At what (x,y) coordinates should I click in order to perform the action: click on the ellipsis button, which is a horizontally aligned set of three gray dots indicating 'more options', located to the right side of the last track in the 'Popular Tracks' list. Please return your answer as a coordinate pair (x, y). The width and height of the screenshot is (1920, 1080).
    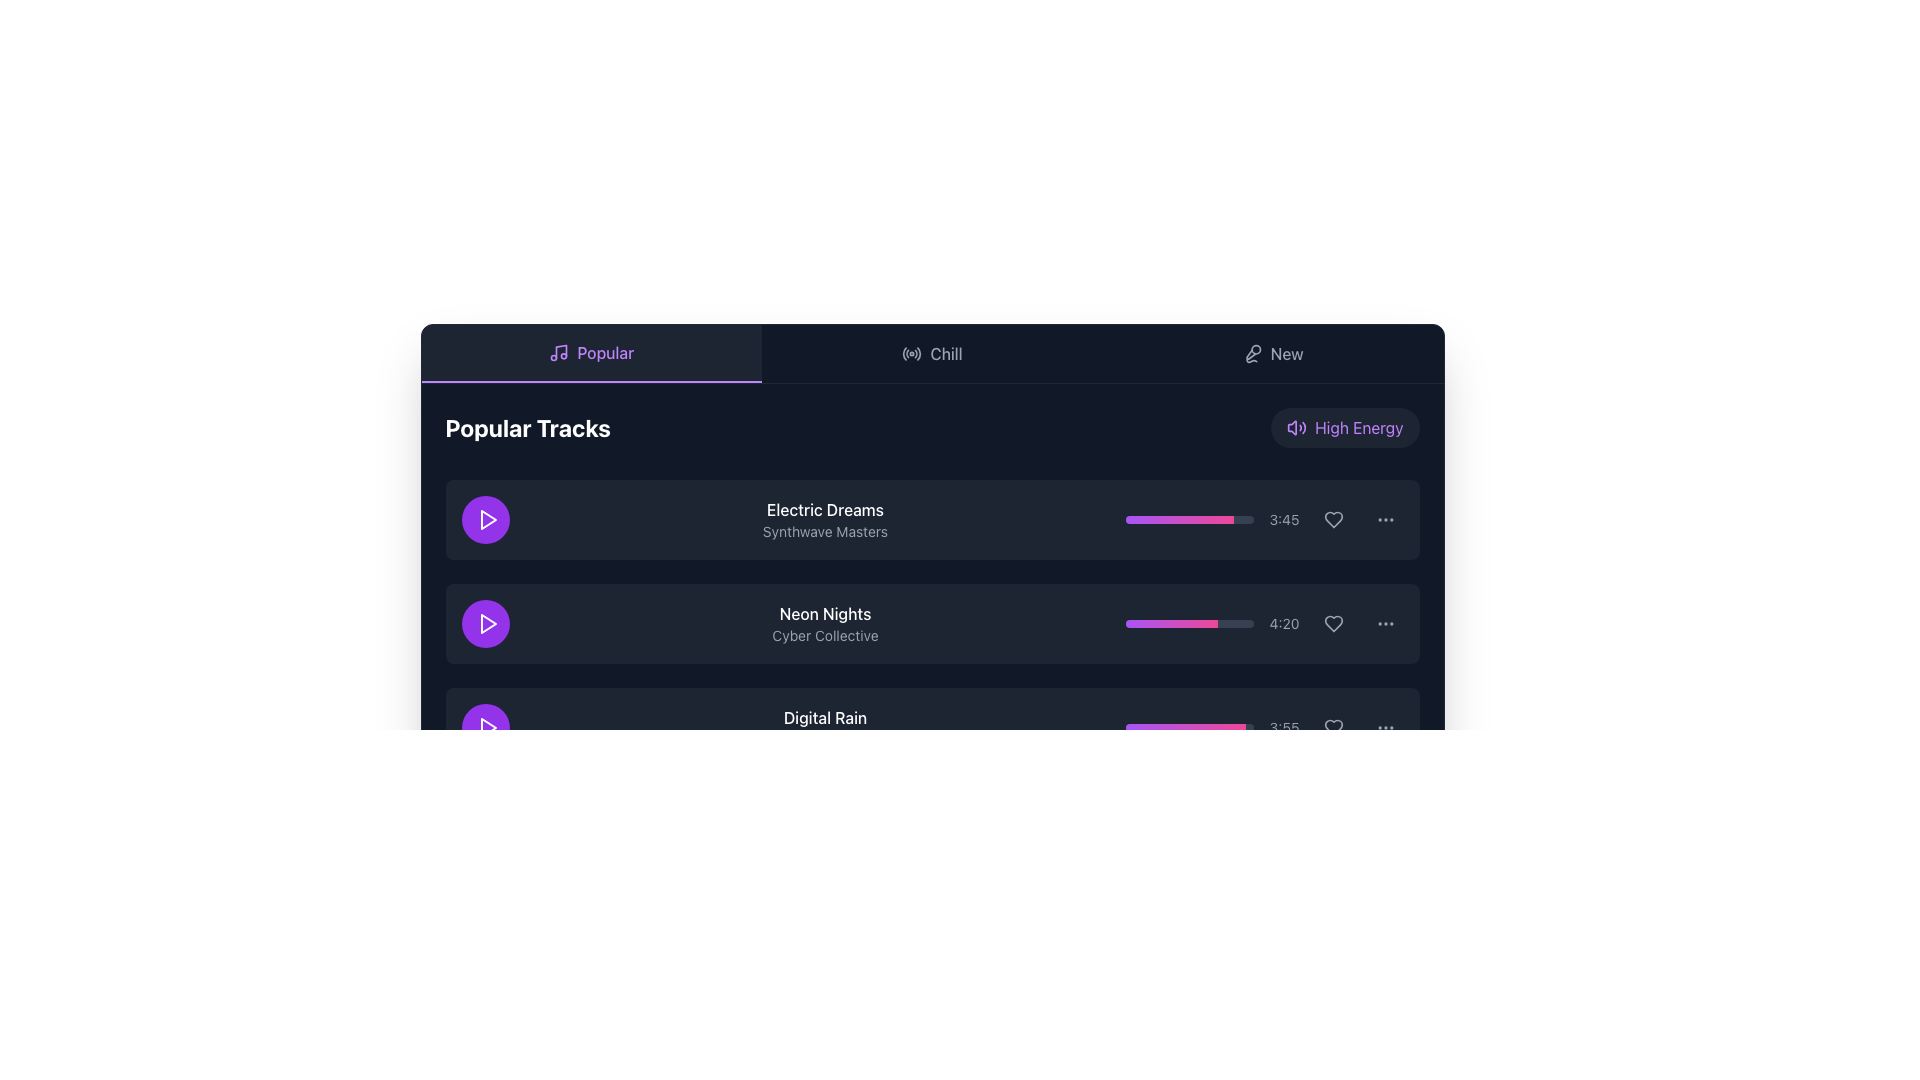
    Looking at the image, I should click on (1384, 728).